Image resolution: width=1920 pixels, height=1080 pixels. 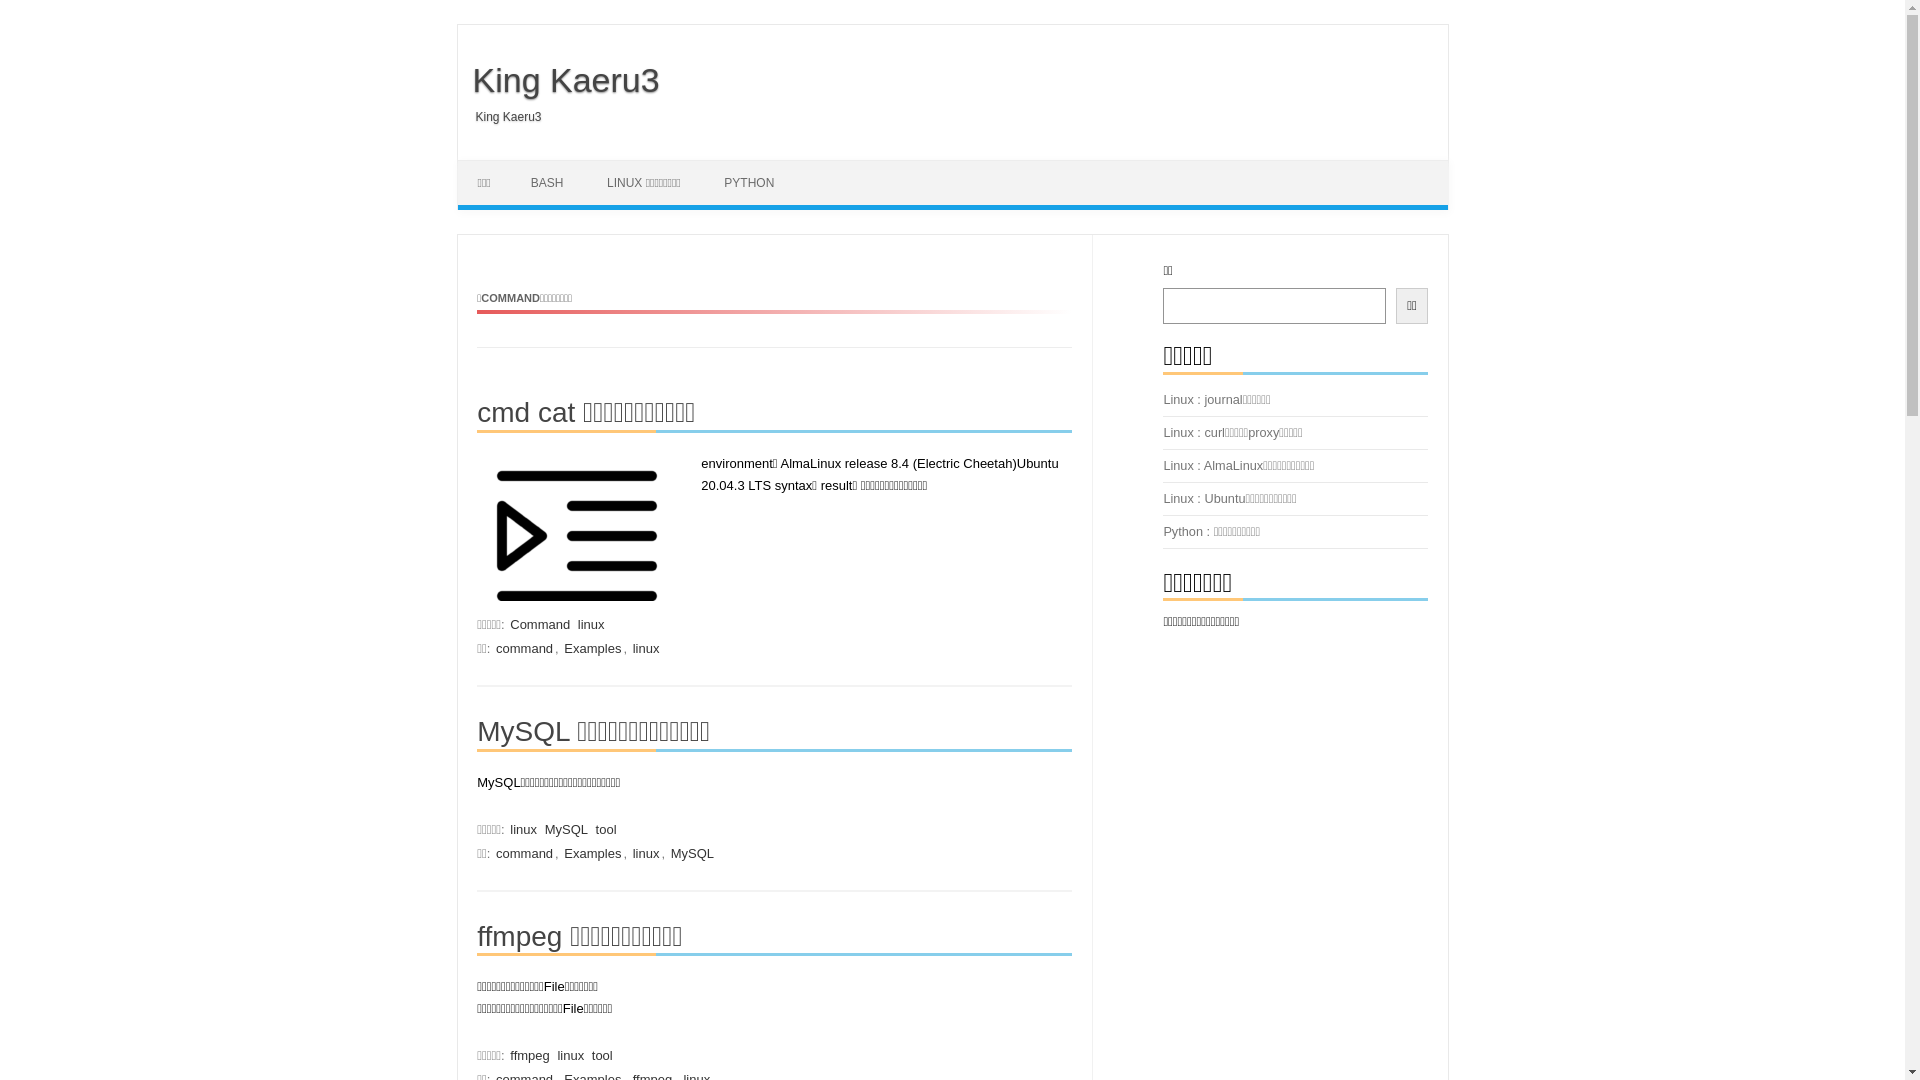 What do you see at coordinates (508, 829) in the screenshot?
I see `'linux'` at bounding box center [508, 829].